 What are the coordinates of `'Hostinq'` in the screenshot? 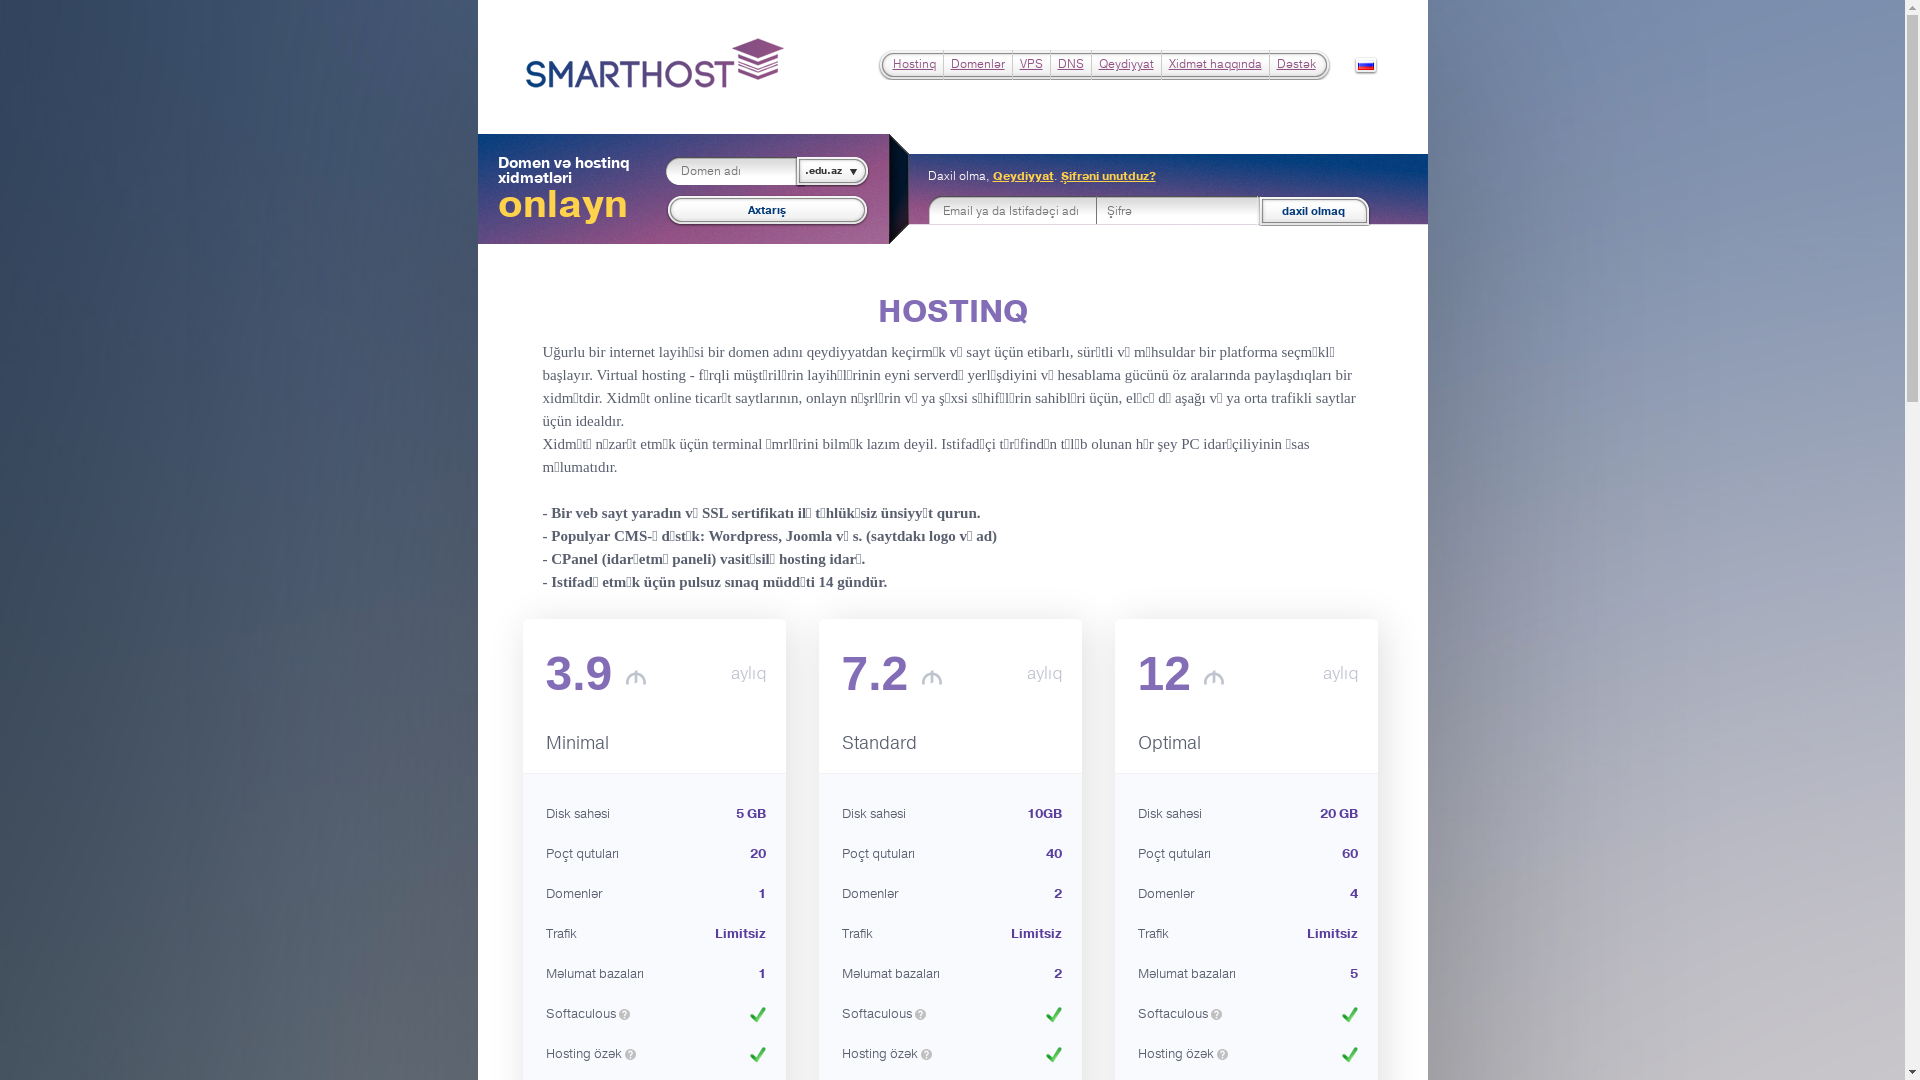 It's located at (912, 63).